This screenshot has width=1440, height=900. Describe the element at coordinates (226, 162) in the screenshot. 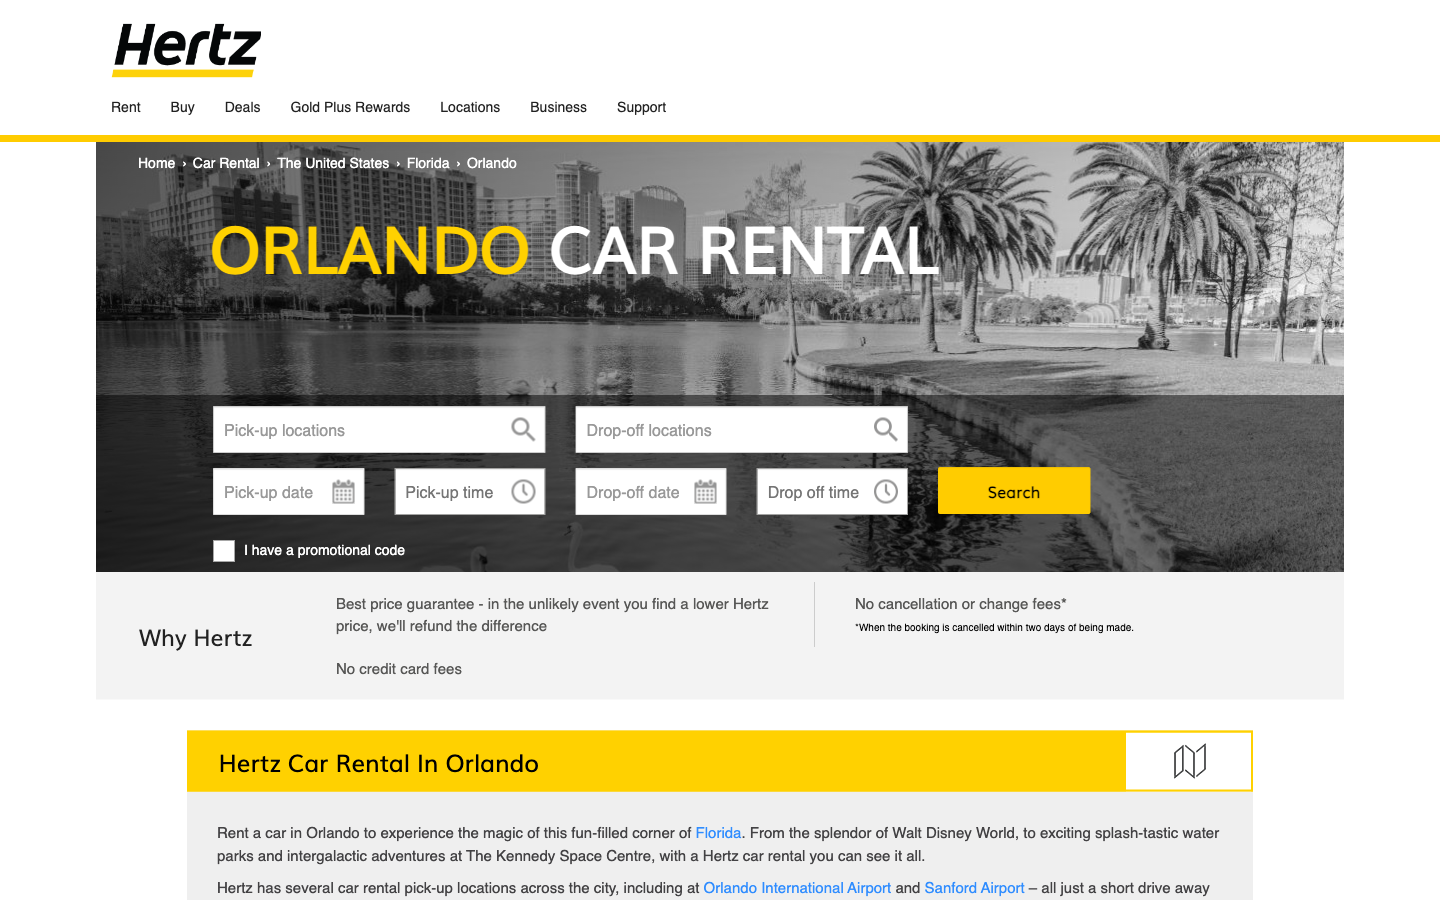

I see `car rental section` at that location.